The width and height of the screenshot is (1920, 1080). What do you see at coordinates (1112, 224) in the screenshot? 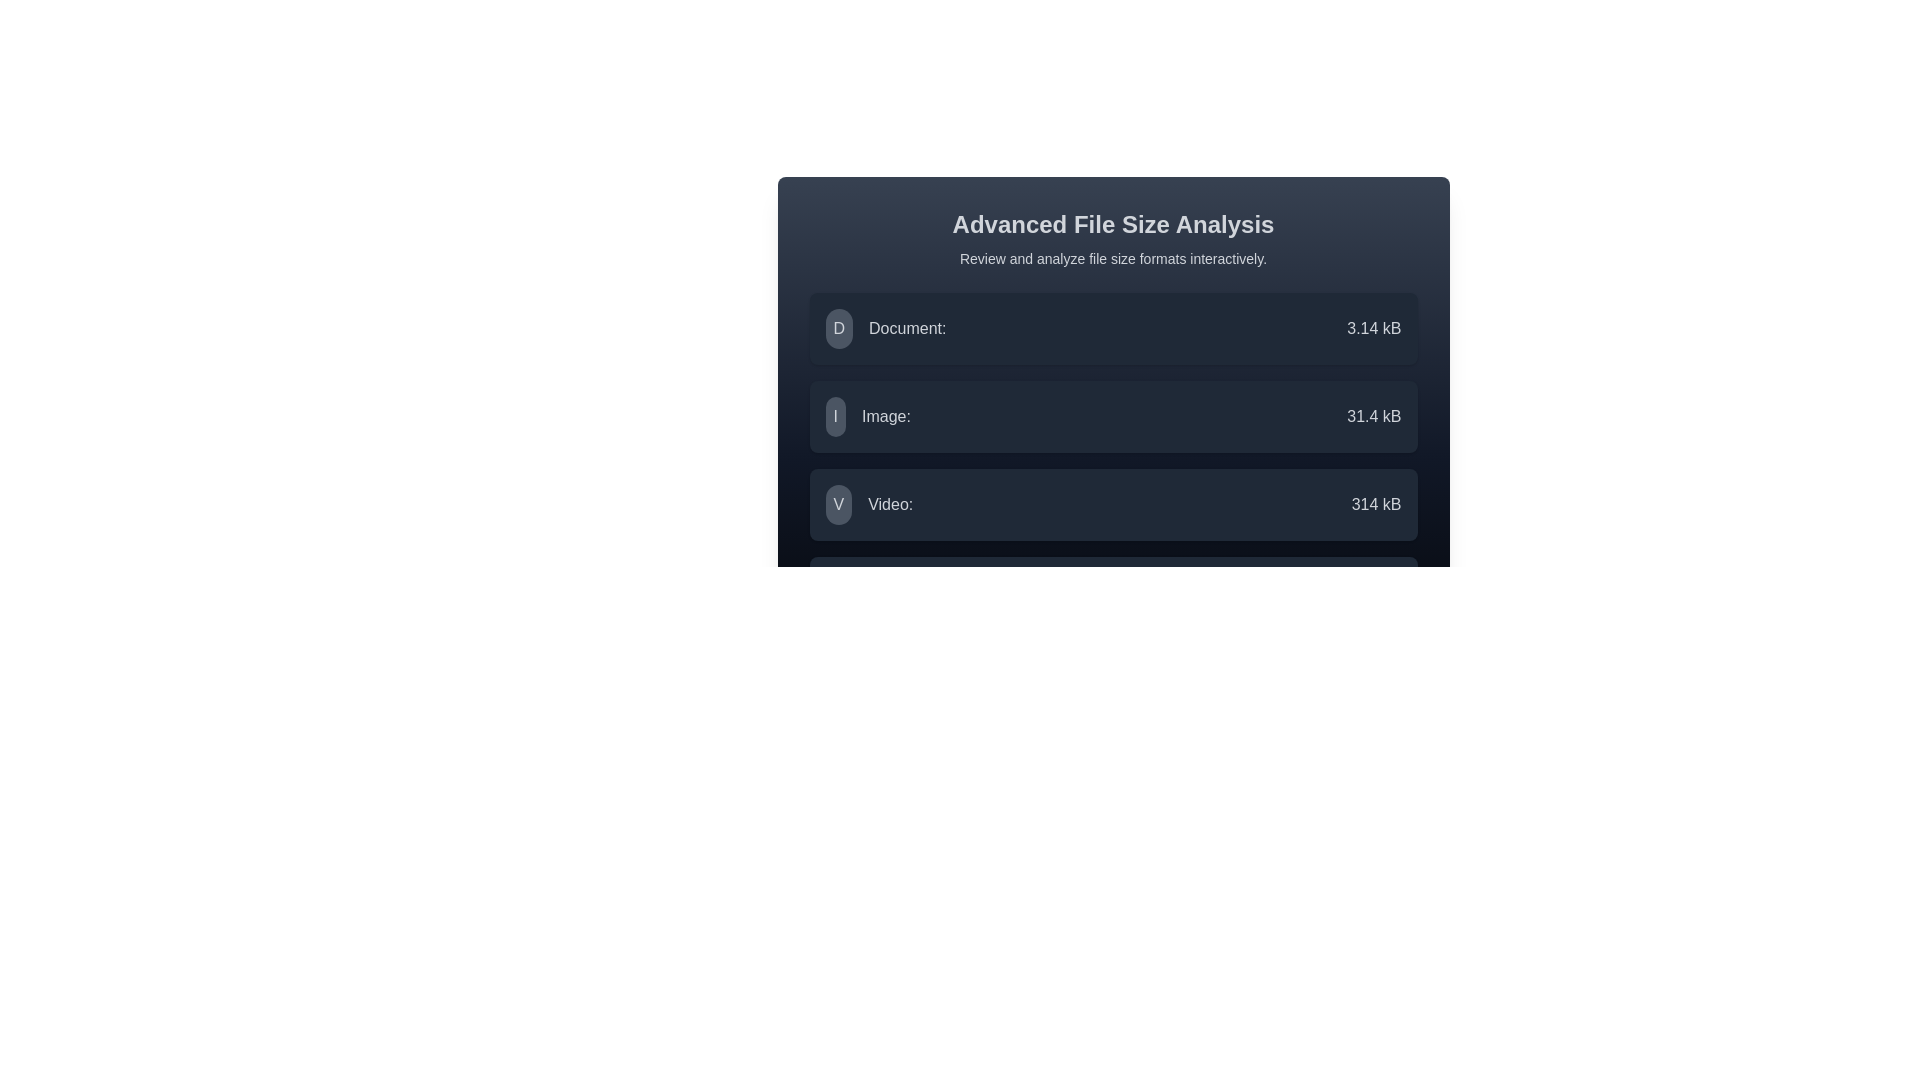
I see `the text label displaying 'Advanced File Size Analysis', which is centrally located at the top of the section with a bold and large font` at bounding box center [1112, 224].